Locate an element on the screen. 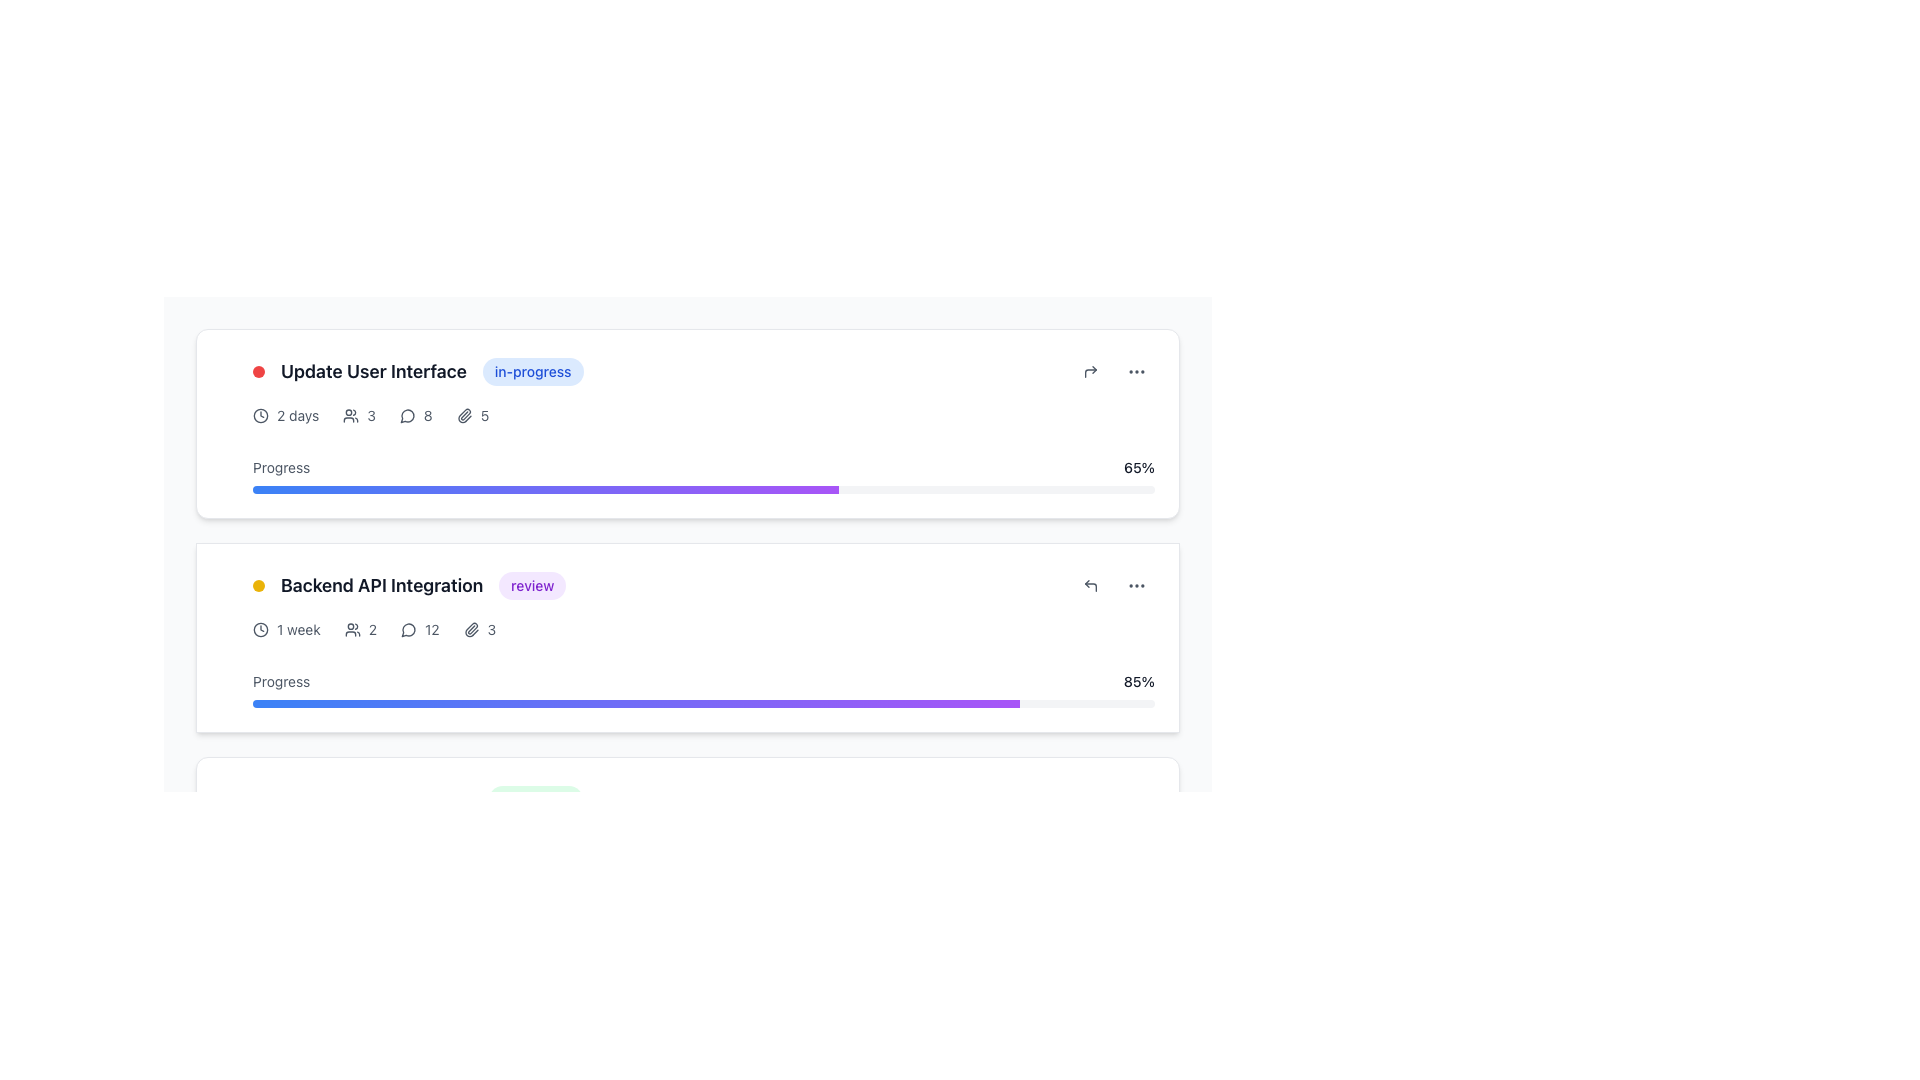  the circular reply button with a left-pointing arrow icon located in the lower right corner of the 'Backend API Integration' task card is located at coordinates (1089, 585).